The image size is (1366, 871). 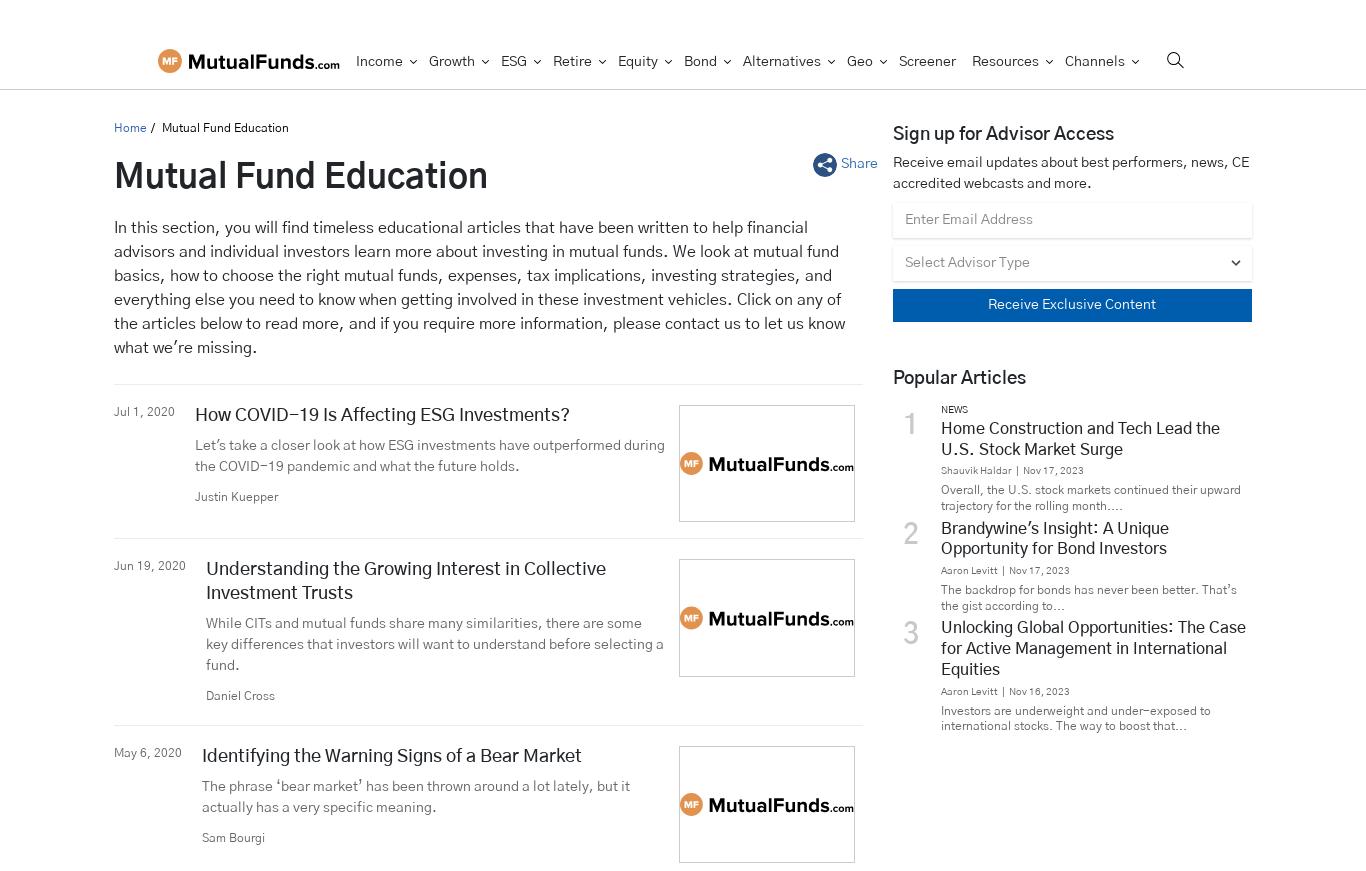 What do you see at coordinates (742, 59) in the screenshot?
I see `'Alternatives'` at bounding box center [742, 59].